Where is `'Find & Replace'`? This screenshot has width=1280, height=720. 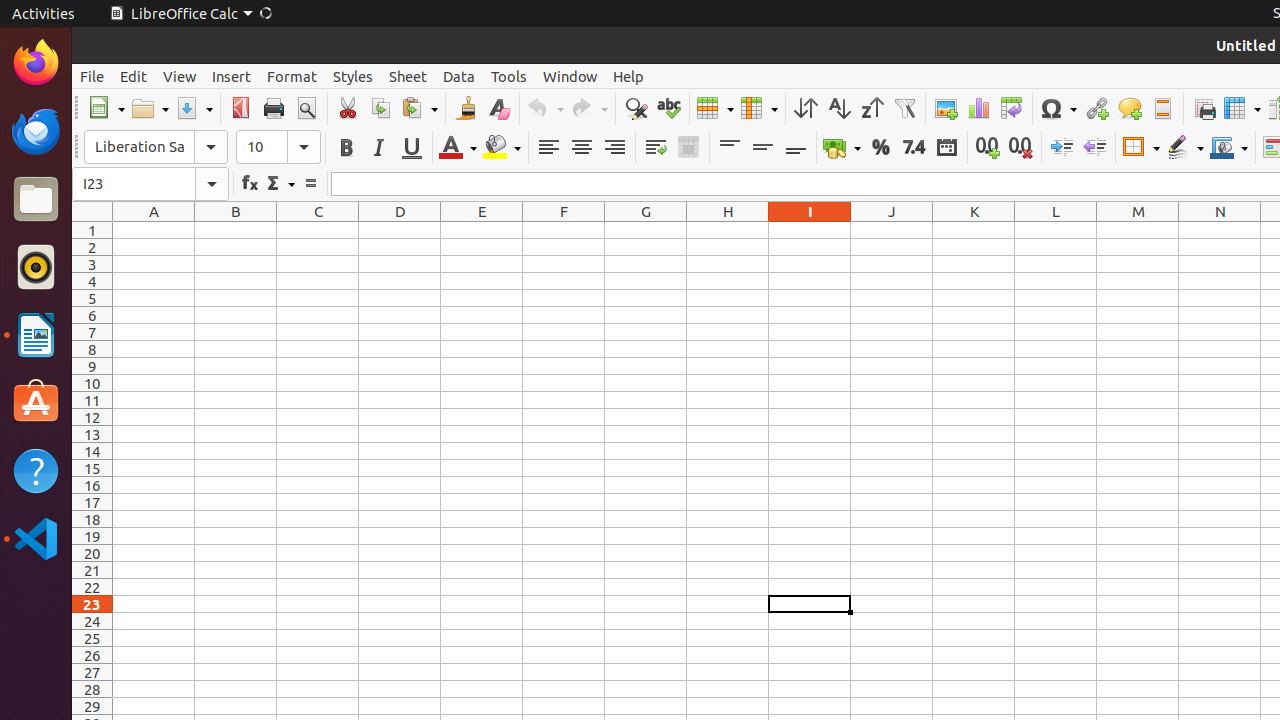 'Find & Replace' is located at coordinates (634, 108).